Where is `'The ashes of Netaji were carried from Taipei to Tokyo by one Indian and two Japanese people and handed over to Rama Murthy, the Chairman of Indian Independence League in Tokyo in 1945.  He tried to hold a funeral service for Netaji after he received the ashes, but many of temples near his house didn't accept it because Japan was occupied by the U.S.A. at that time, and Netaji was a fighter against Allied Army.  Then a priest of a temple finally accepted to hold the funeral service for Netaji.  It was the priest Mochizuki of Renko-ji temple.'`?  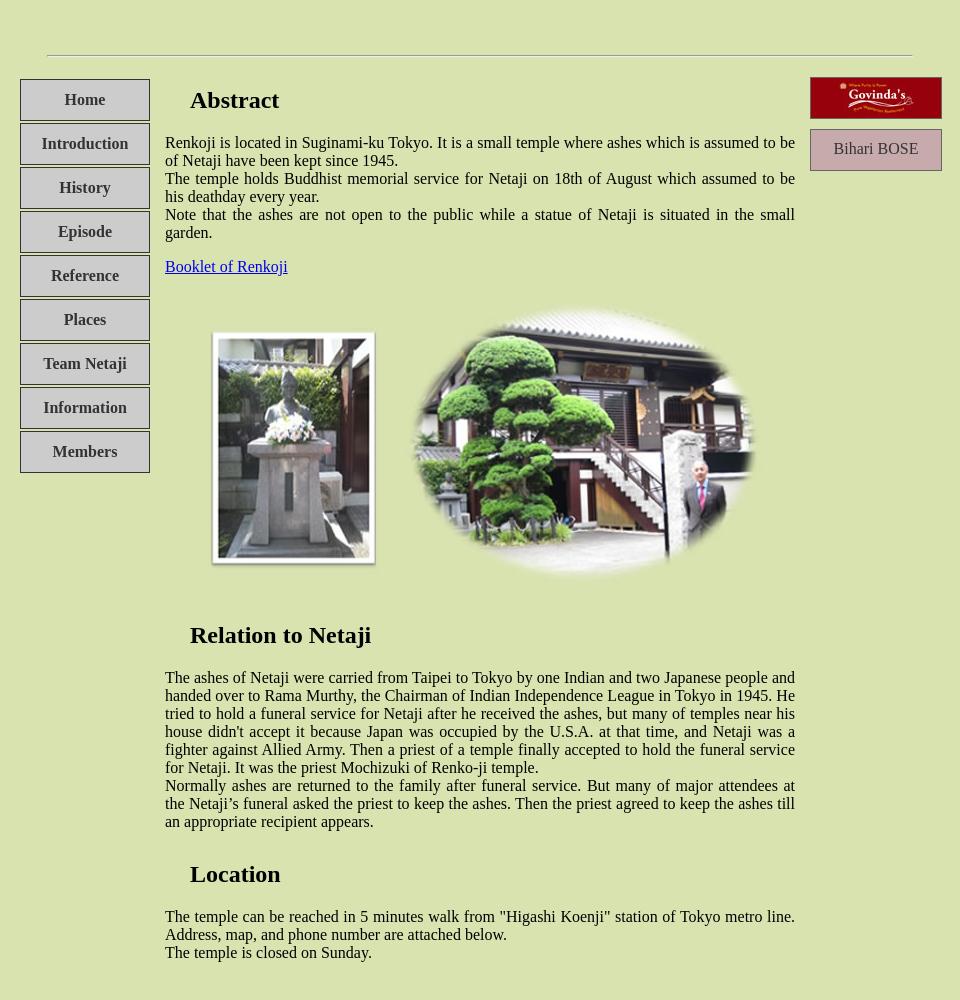 'The ashes of Netaji were carried from Taipei to Tokyo by one Indian and two Japanese people and handed over to Rama Murthy, the Chairman of Indian Independence League in Tokyo in 1945.  He tried to hold a funeral service for Netaji after he received the ashes, but many of temples near his house didn't accept it because Japan was occupied by the U.S.A. at that time, and Netaji was a fighter against Allied Army.  Then a priest of a temple finally accepted to hold the funeral service for Netaji.  It was the priest Mochizuki of Renko-ji temple.' is located at coordinates (480, 720).